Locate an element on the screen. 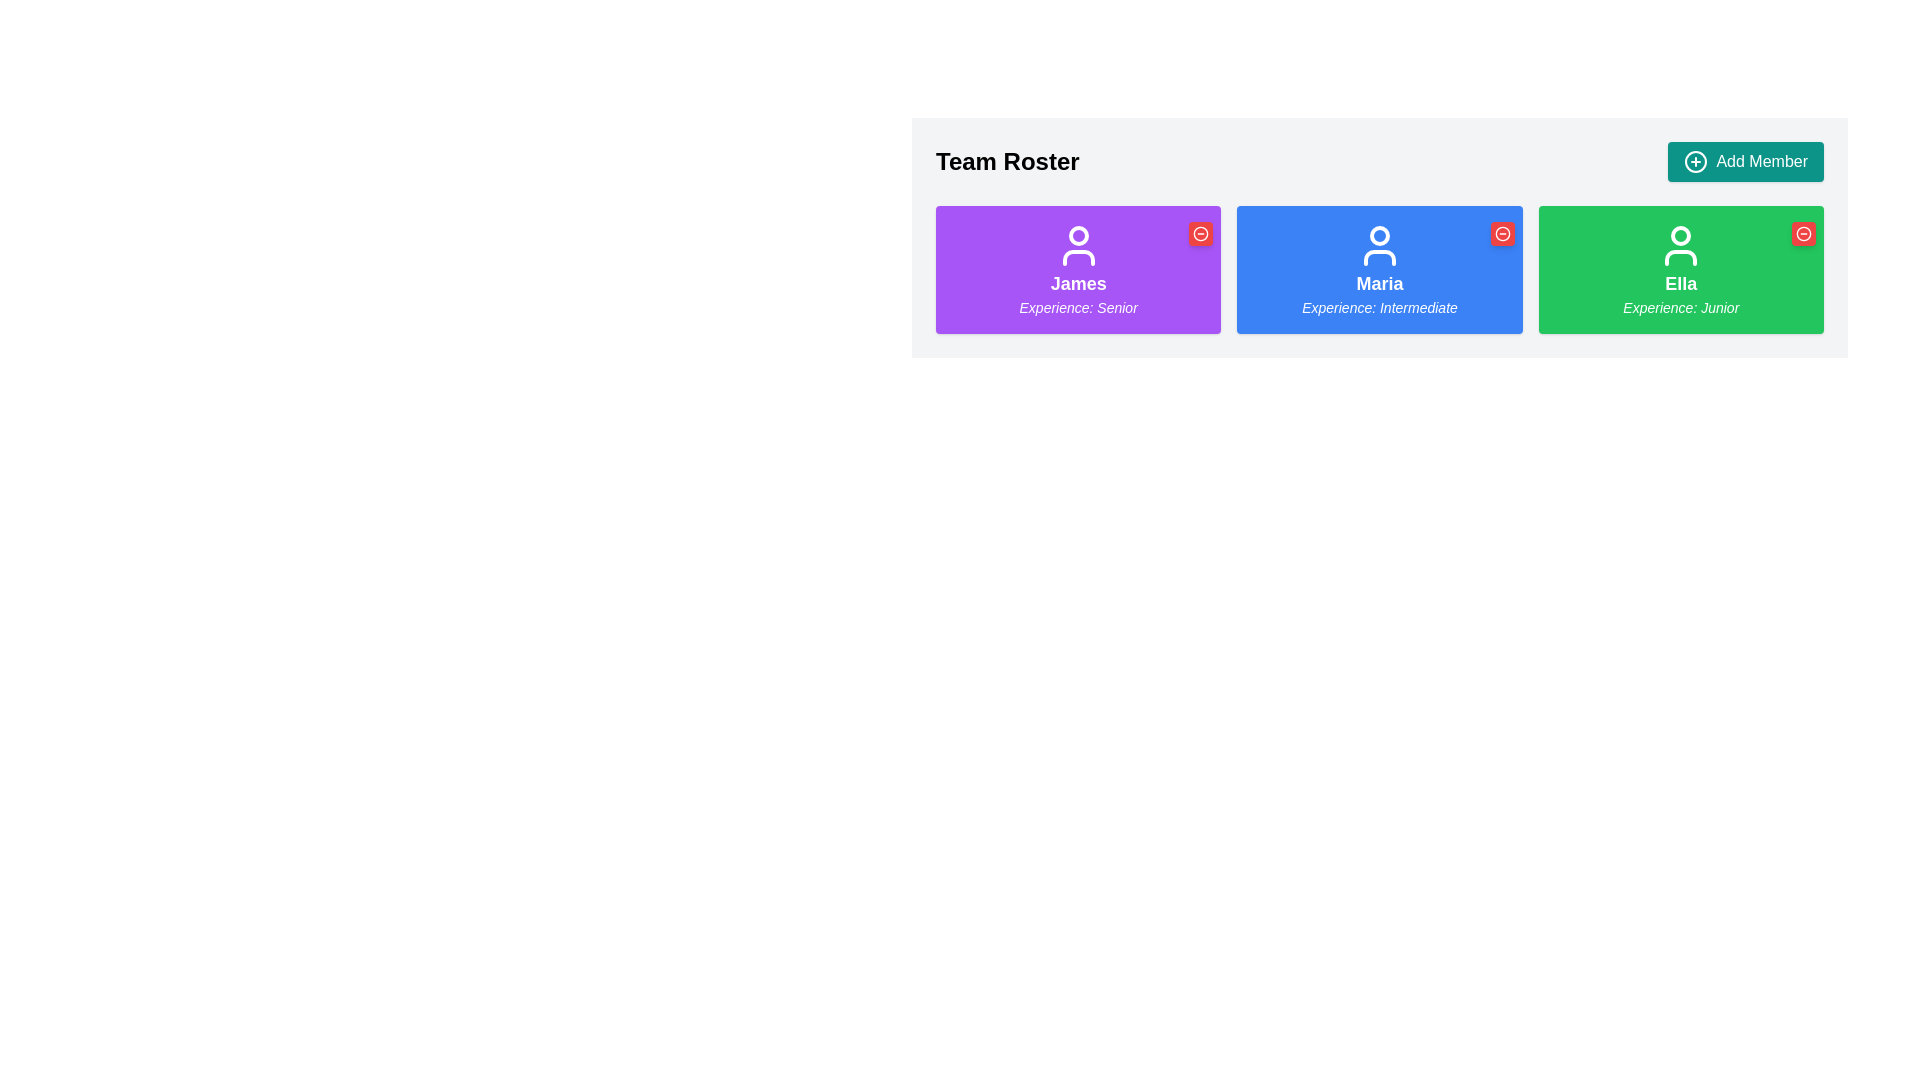 Image resolution: width=1920 pixels, height=1080 pixels. the text label displaying 'Maria' in bold font is located at coordinates (1378, 284).